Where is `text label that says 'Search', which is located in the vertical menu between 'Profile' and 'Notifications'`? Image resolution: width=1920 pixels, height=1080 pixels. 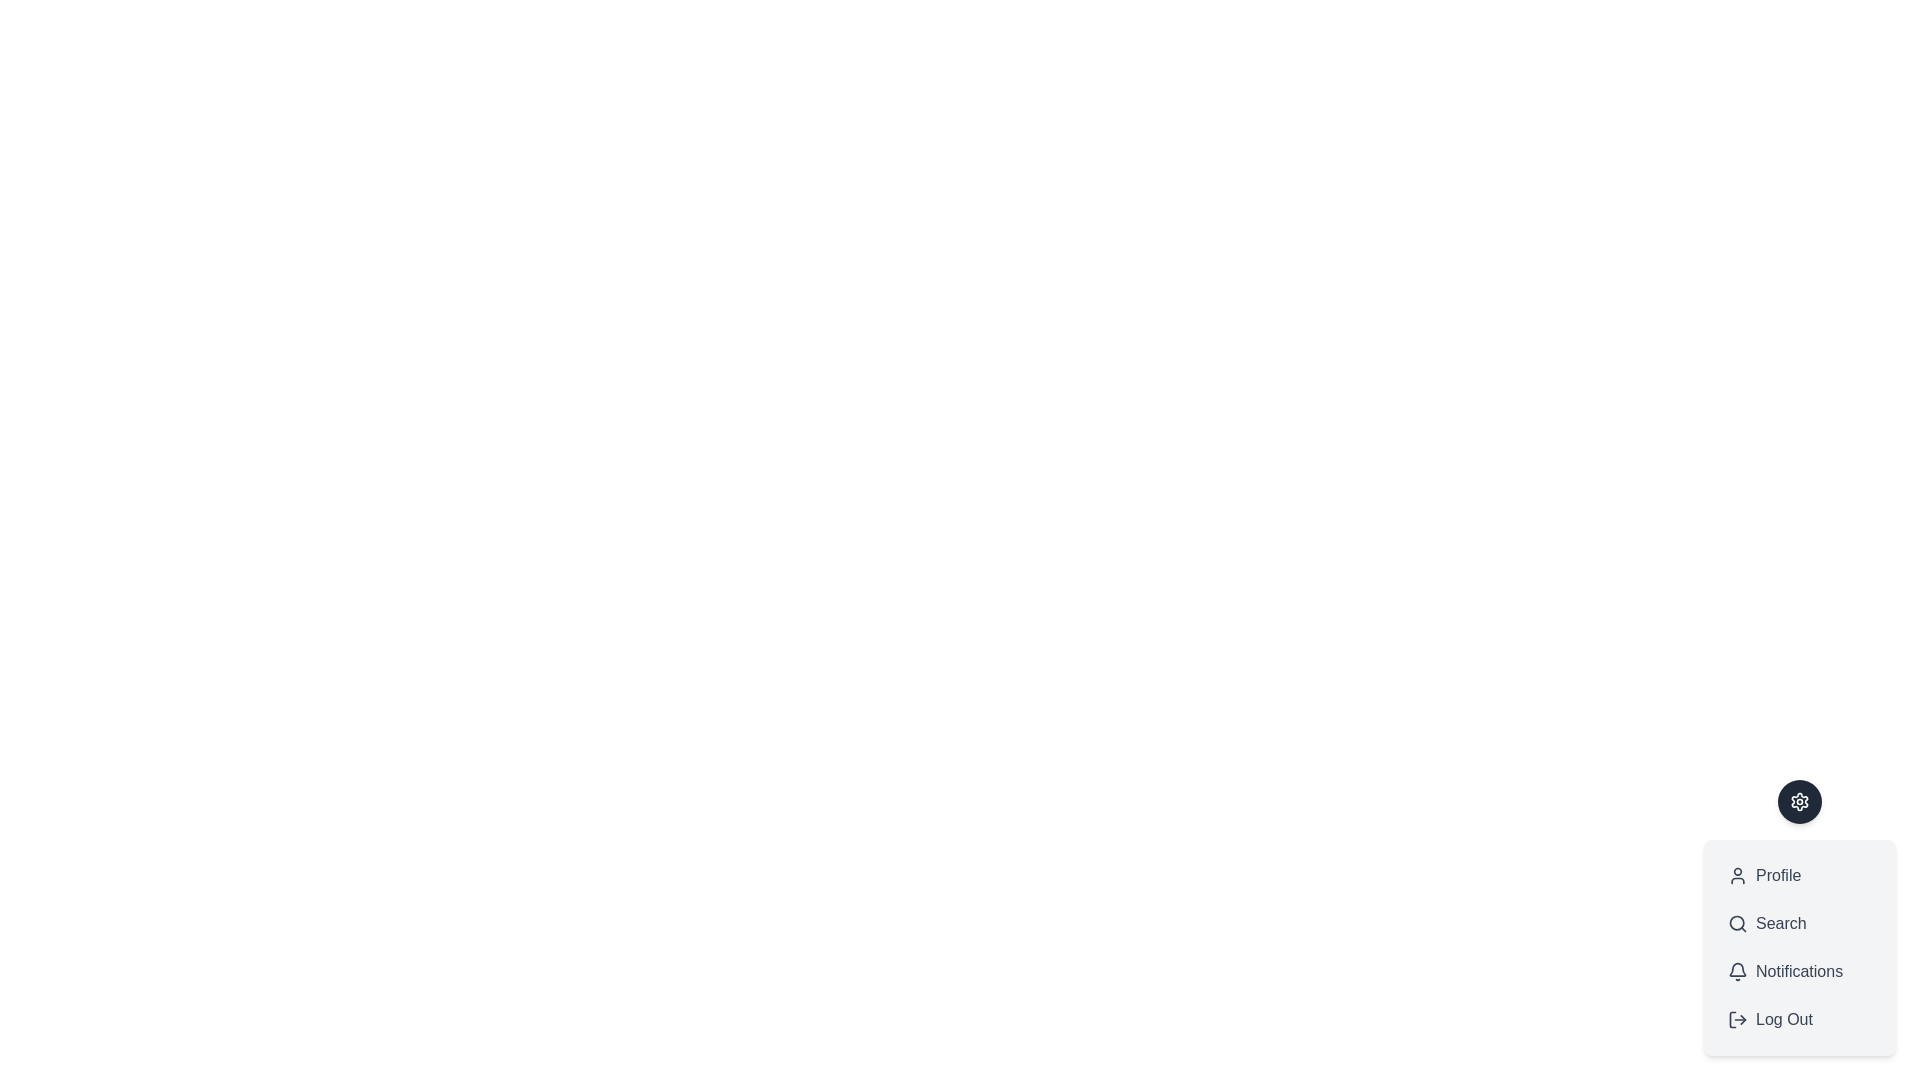 text label that says 'Search', which is located in the vertical menu between 'Profile' and 'Notifications' is located at coordinates (1781, 924).